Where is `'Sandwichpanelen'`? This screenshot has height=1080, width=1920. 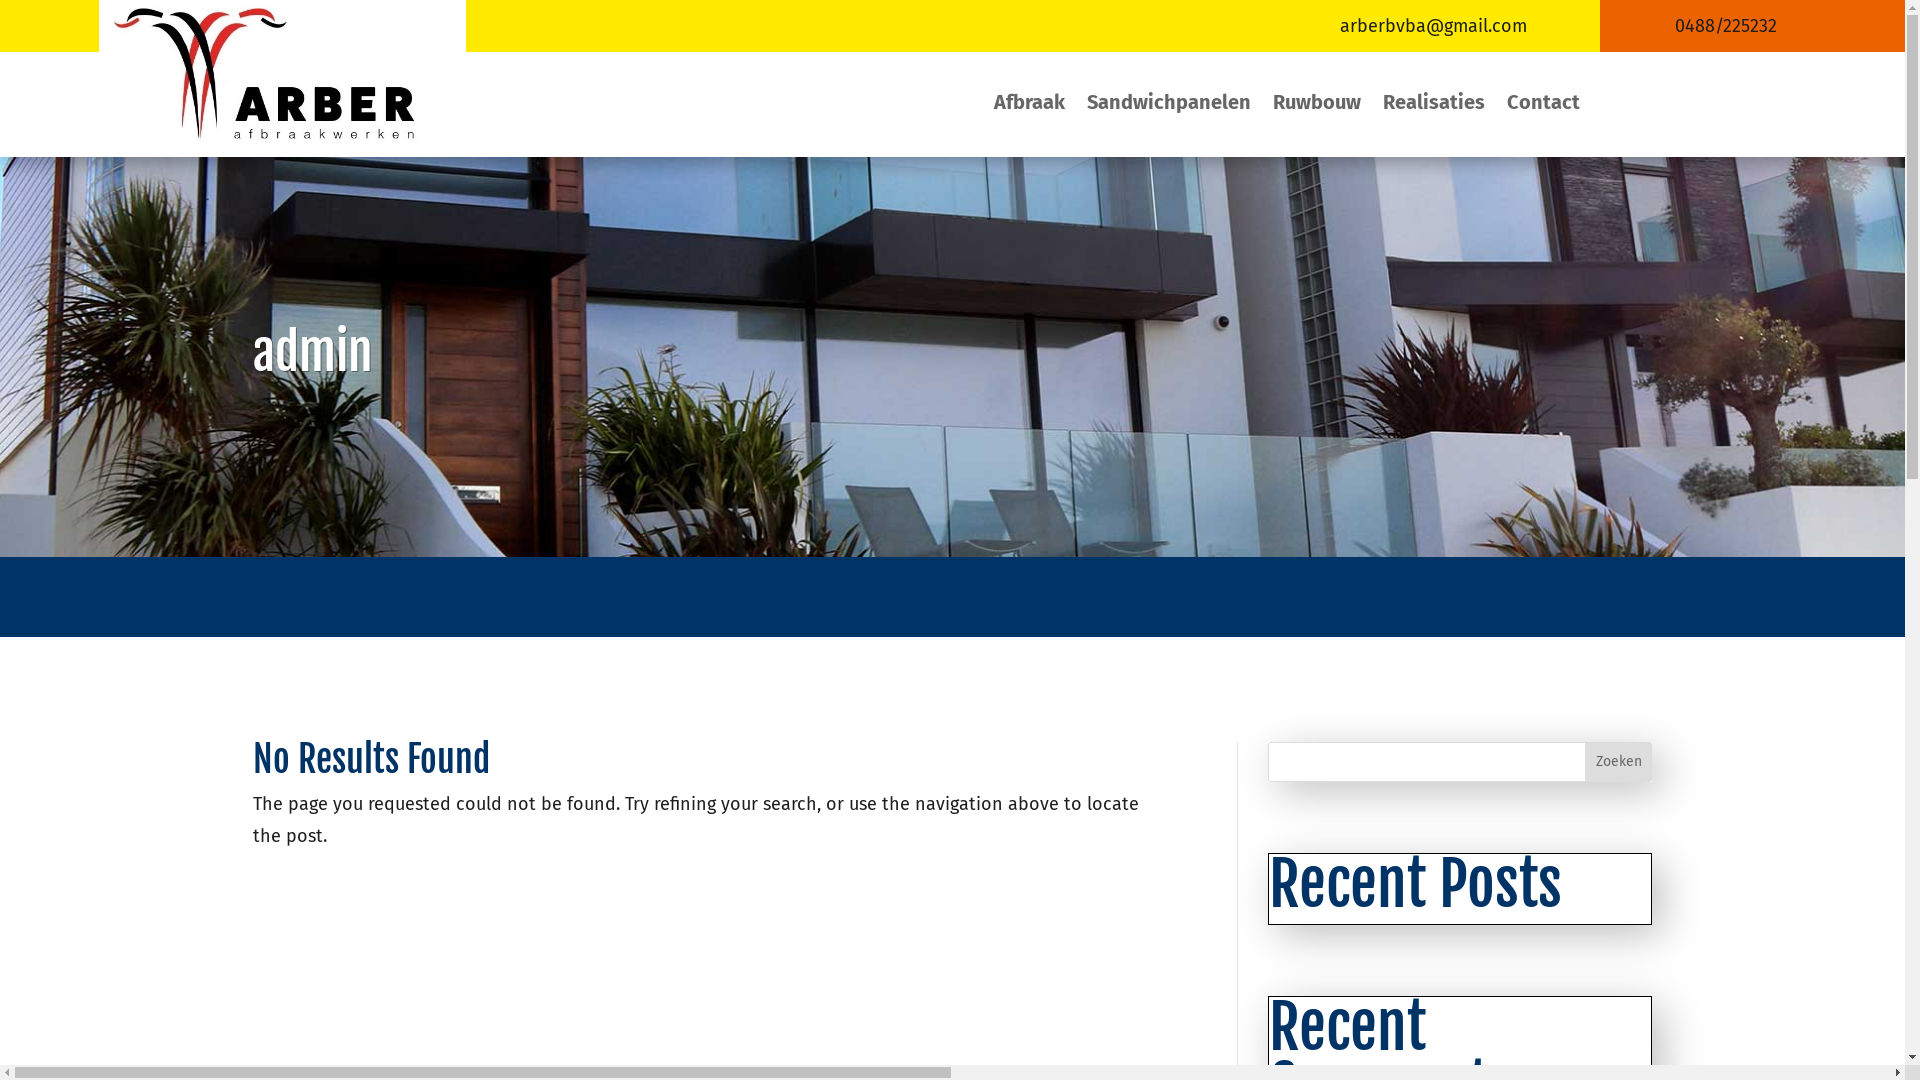 'Sandwichpanelen' is located at coordinates (1169, 105).